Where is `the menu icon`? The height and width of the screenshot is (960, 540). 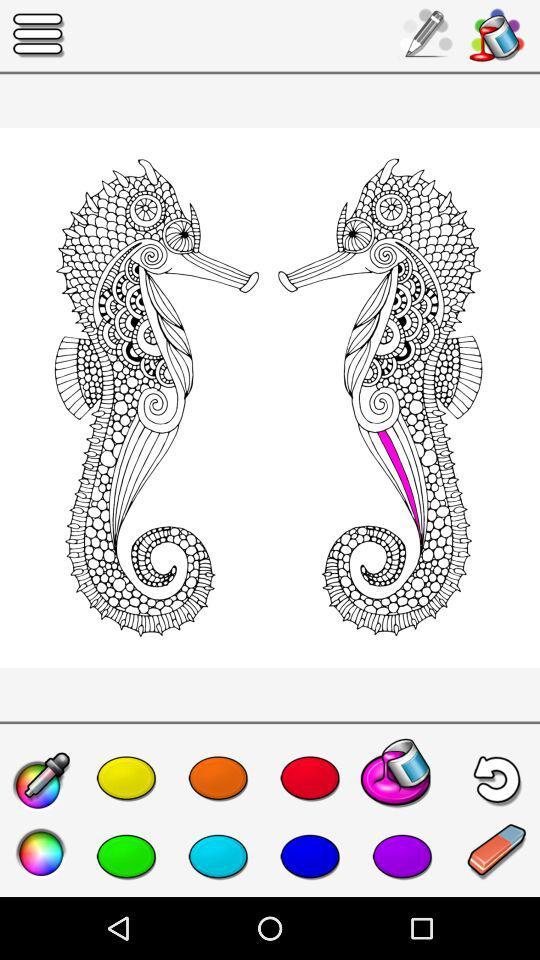 the menu icon is located at coordinates (39, 34).